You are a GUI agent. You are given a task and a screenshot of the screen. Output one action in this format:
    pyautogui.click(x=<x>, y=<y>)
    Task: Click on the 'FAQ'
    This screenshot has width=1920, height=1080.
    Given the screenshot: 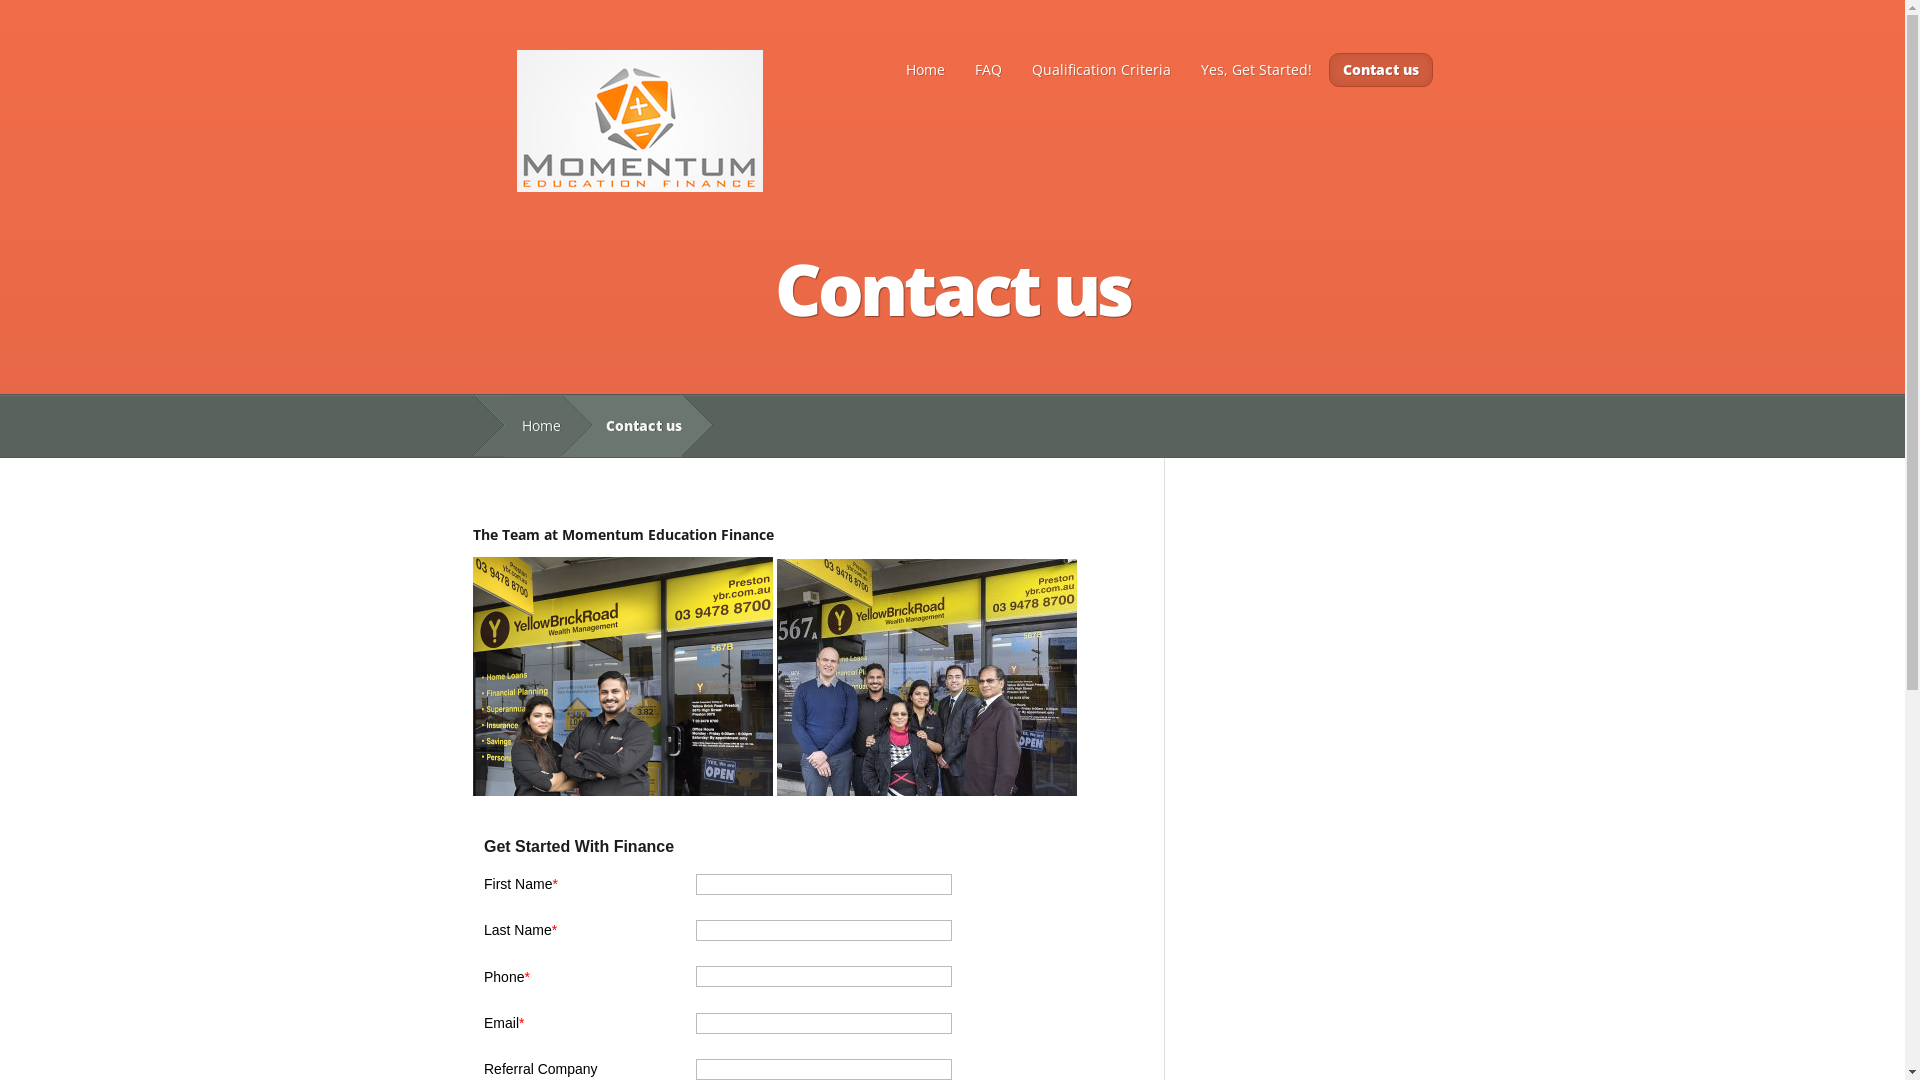 What is the action you would take?
    pyautogui.click(x=961, y=68)
    